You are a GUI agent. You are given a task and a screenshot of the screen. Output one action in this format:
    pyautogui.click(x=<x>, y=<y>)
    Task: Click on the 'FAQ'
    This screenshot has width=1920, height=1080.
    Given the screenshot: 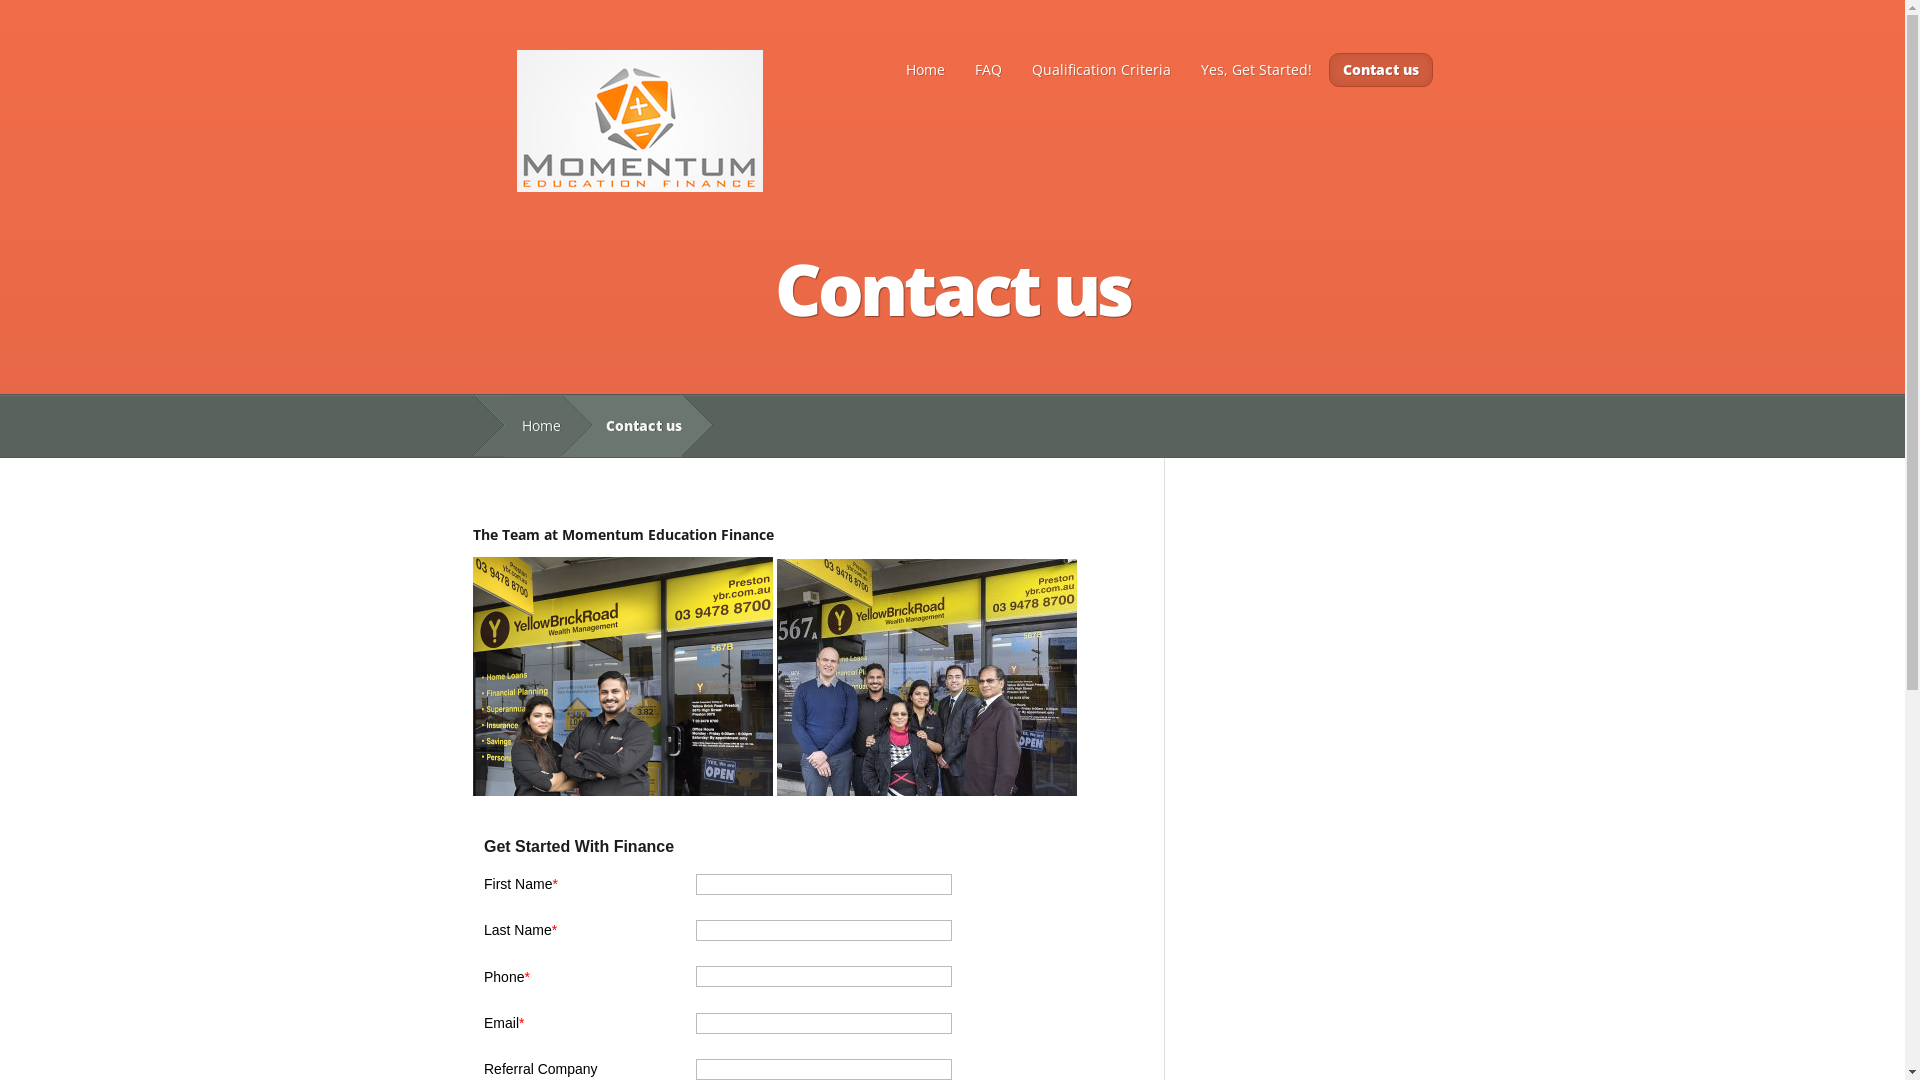 What is the action you would take?
    pyautogui.click(x=961, y=68)
    